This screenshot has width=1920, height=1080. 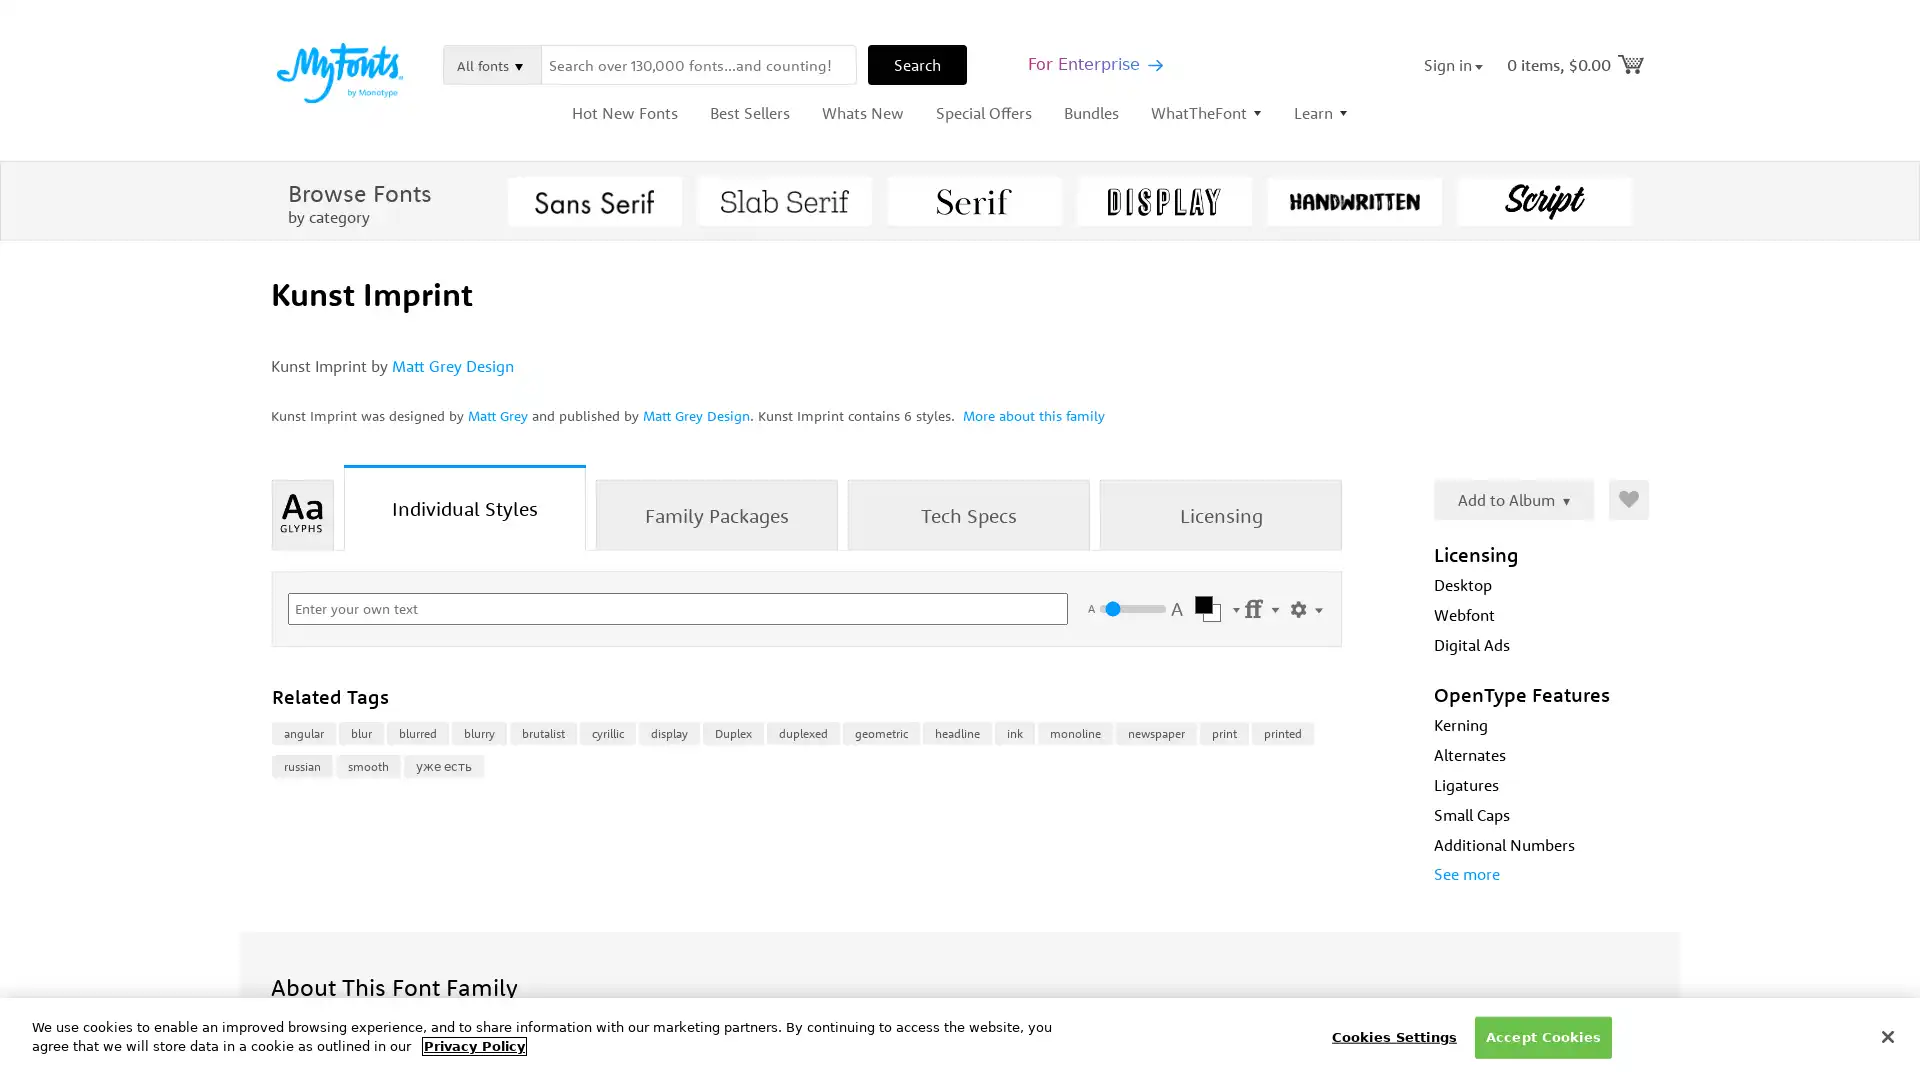 I want to click on Buying Choices, so click(x=1263, y=704).